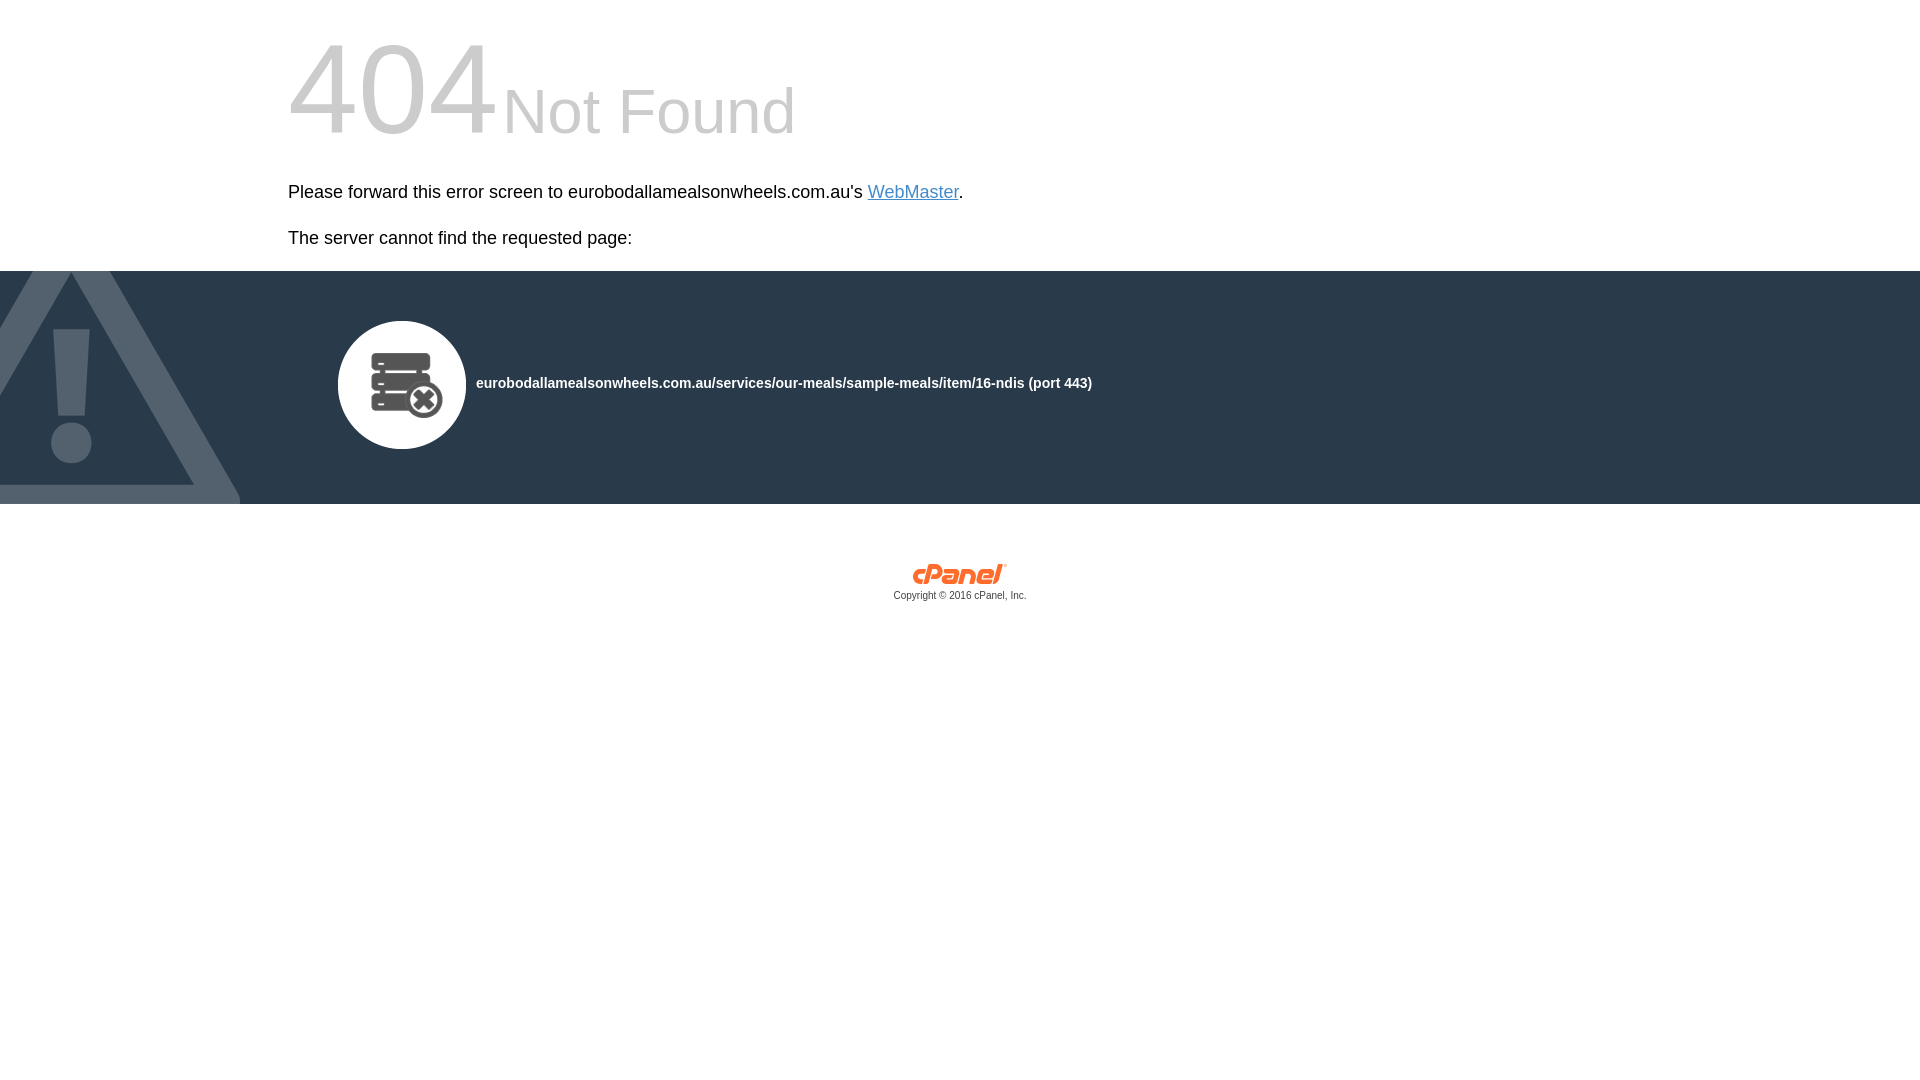 This screenshot has height=1080, width=1920. Describe the element at coordinates (912, 192) in the screenshot. I see `'WebMaster'` at that location.